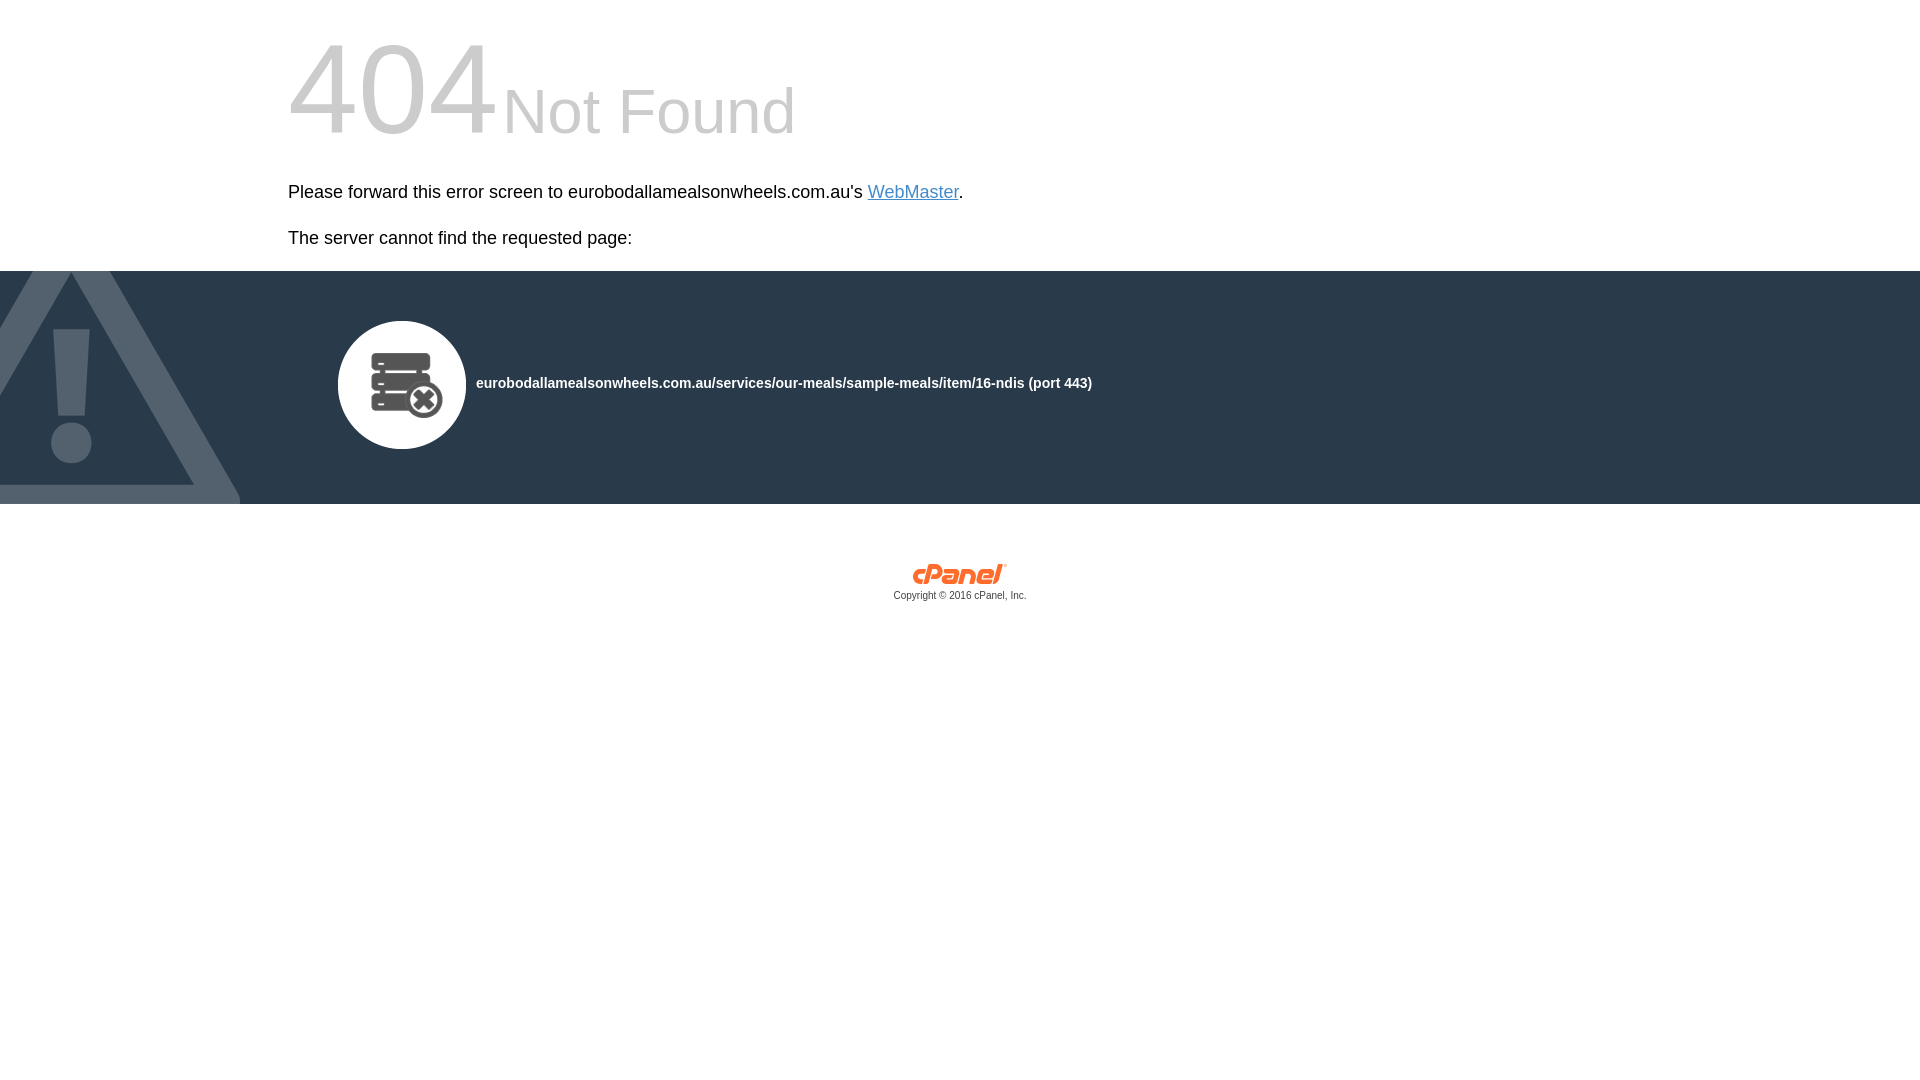 This screenshot has height=1080, width=1920. Describe the element at coordinates (912, 192) in the screenshot. I see `'WebMaster'` at that location.